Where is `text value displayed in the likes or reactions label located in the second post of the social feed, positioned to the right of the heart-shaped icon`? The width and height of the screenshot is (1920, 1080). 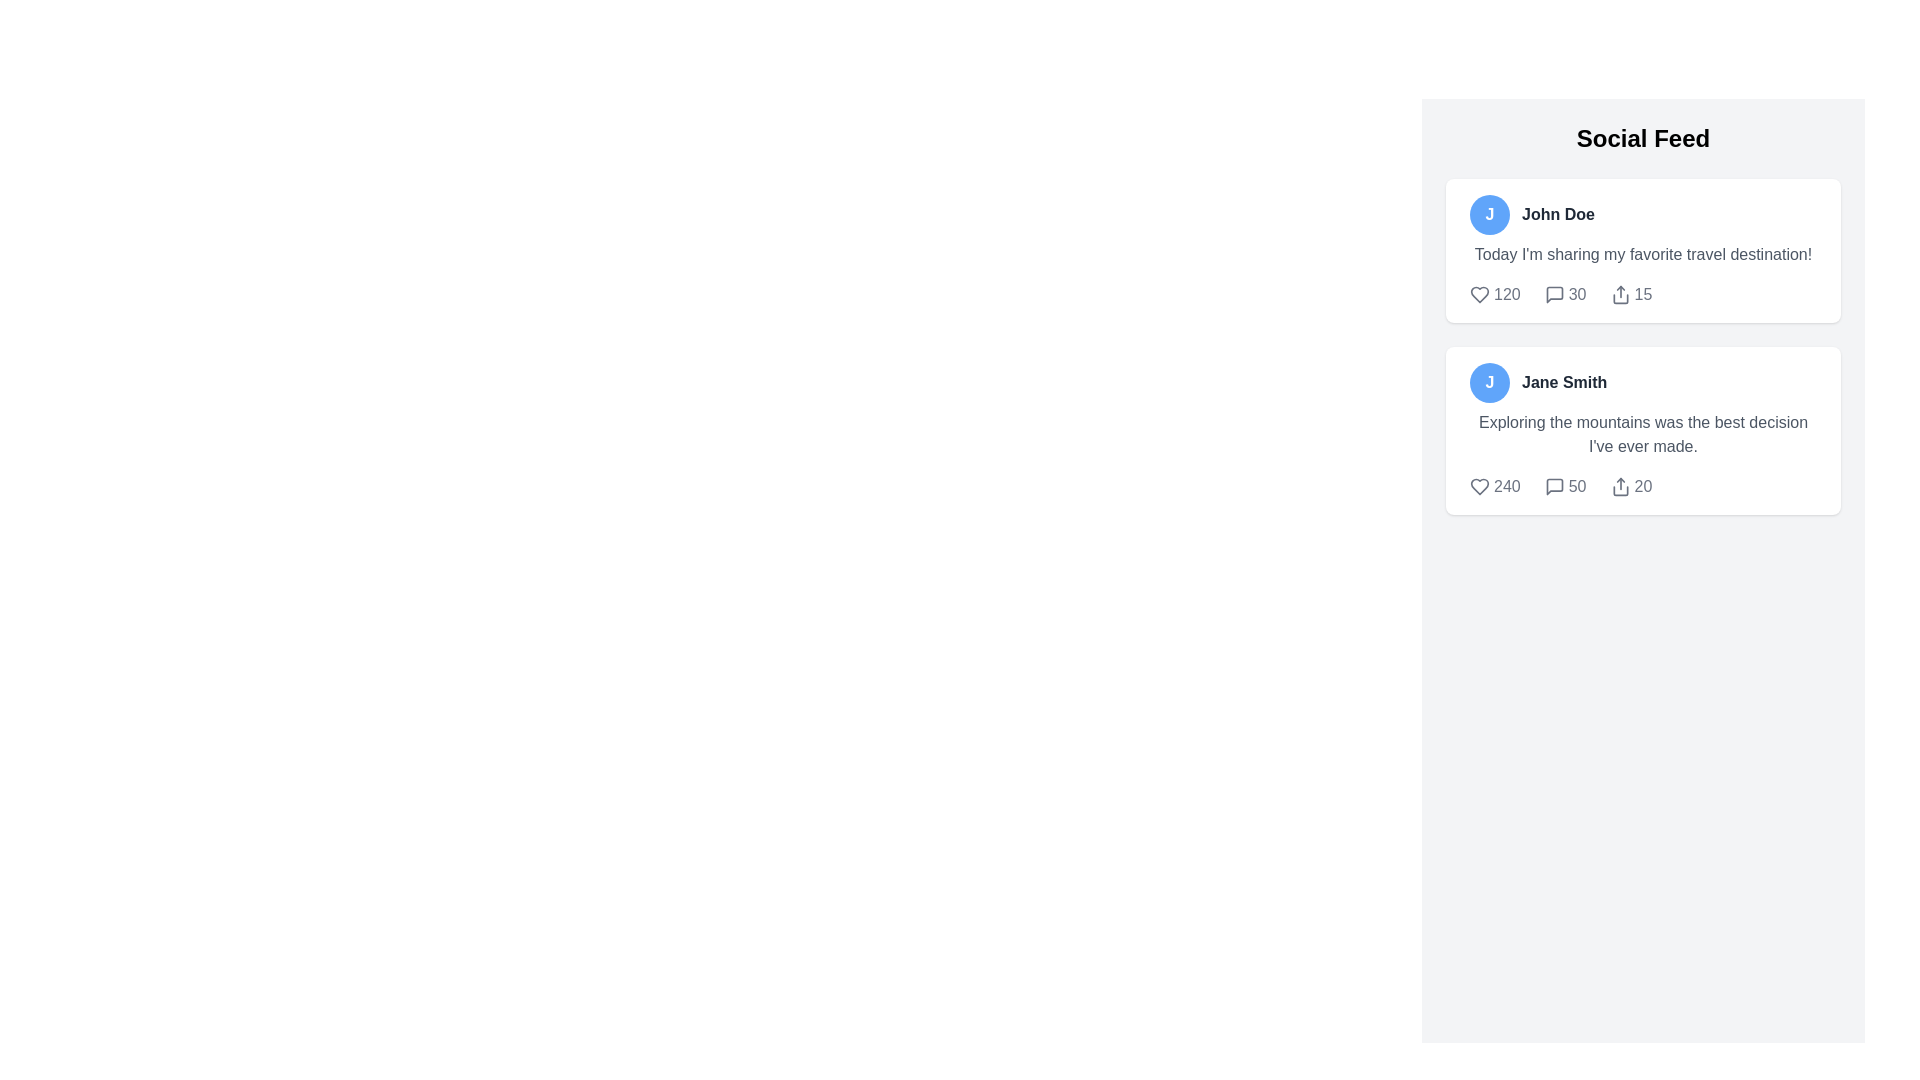 text value displayed in the likes or reactions label located in the second post of the social feed, positioned to the right of the heart-shaped icon is located at coordinates (1507, 486).